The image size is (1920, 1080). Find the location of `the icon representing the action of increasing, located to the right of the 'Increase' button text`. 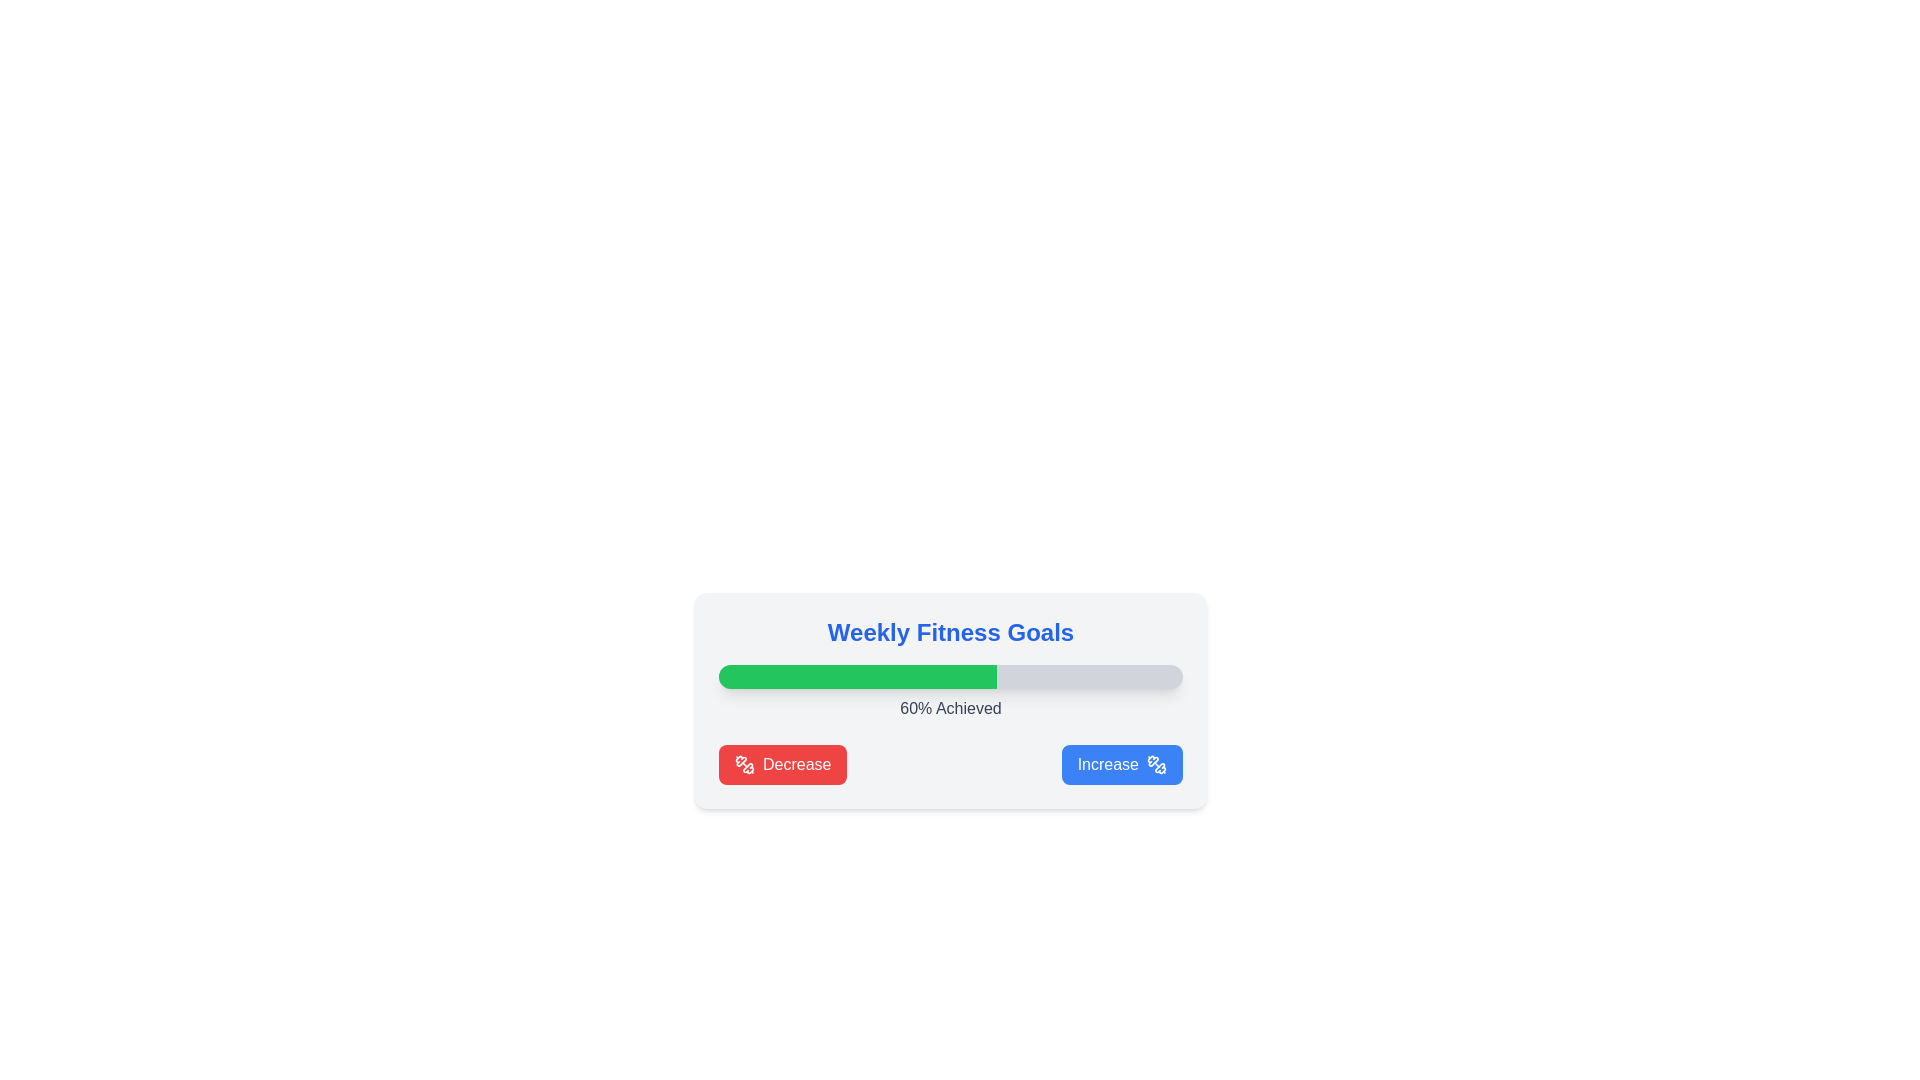

the icon representing the action of increasing, located to the right of the 'Increase' button text is located at coordinates (1156, 764).